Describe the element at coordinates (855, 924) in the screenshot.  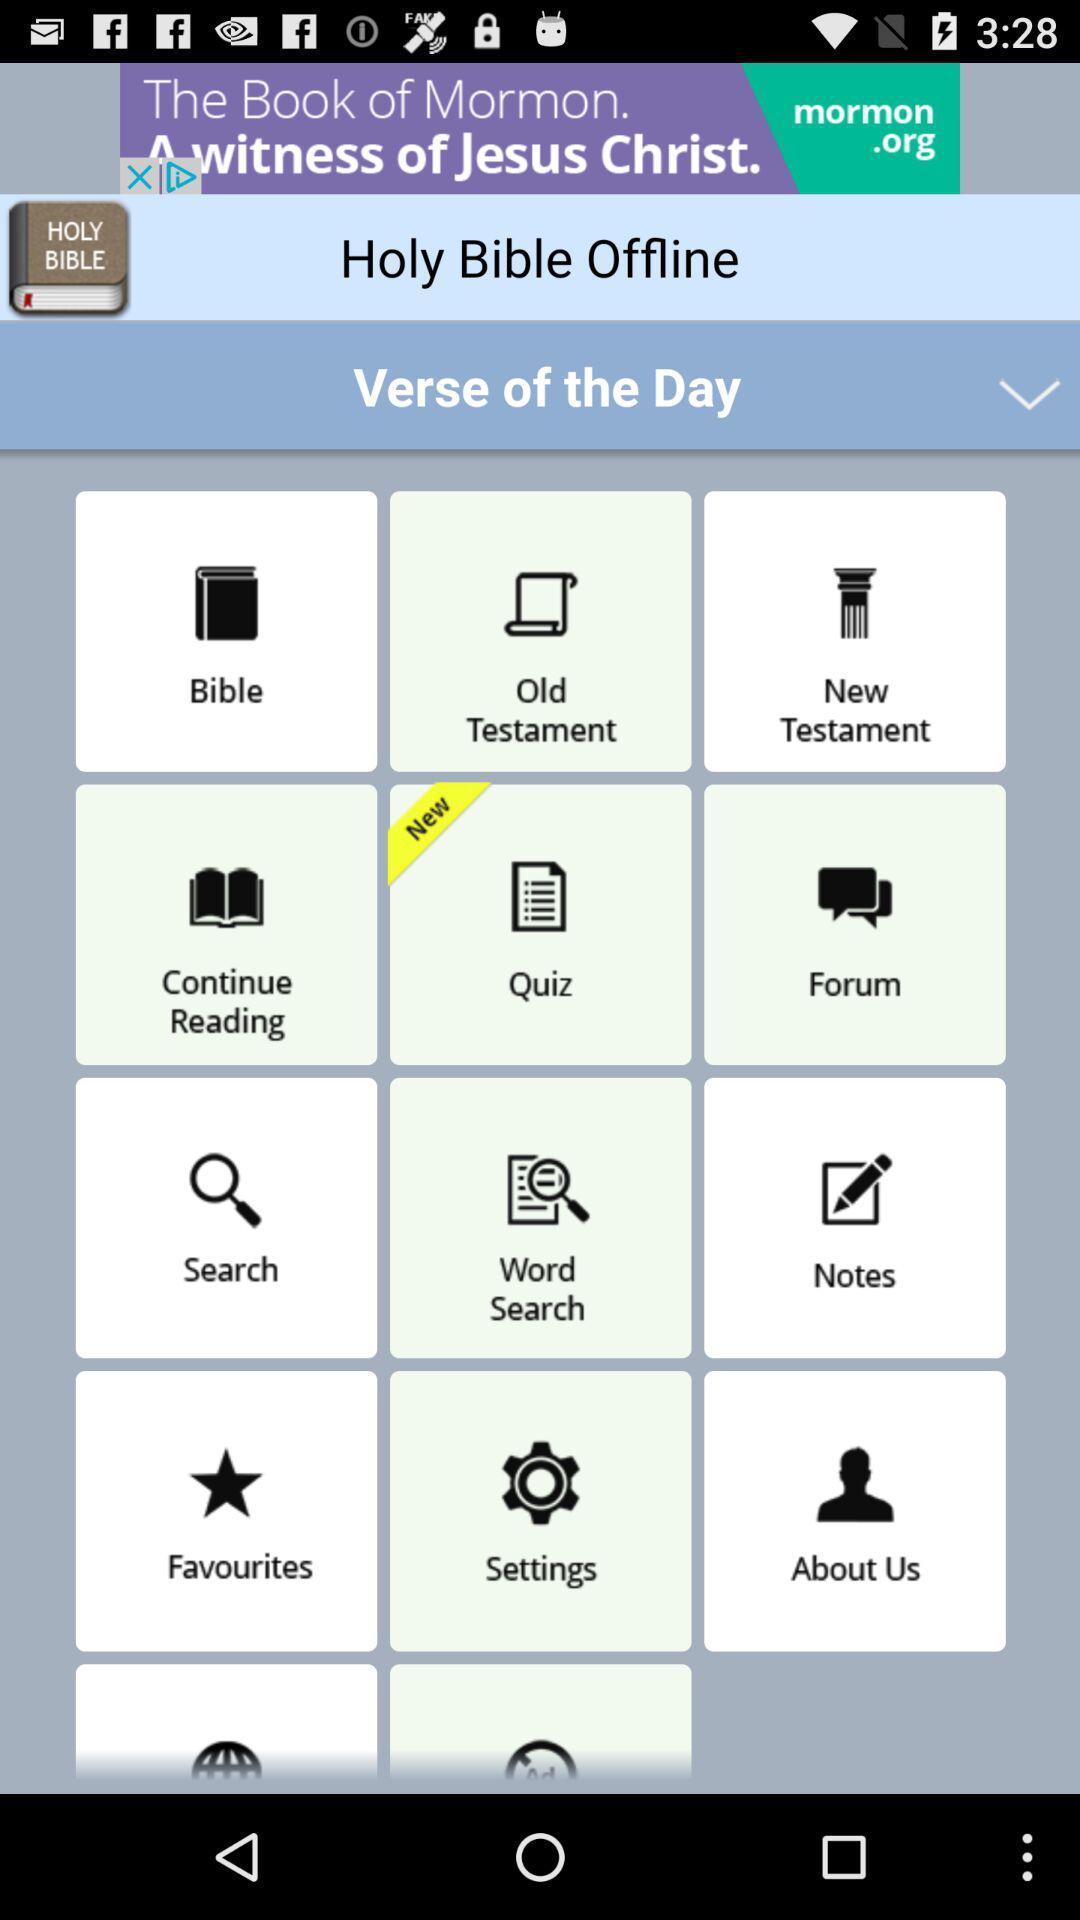
I see `the icon forum` at that location.